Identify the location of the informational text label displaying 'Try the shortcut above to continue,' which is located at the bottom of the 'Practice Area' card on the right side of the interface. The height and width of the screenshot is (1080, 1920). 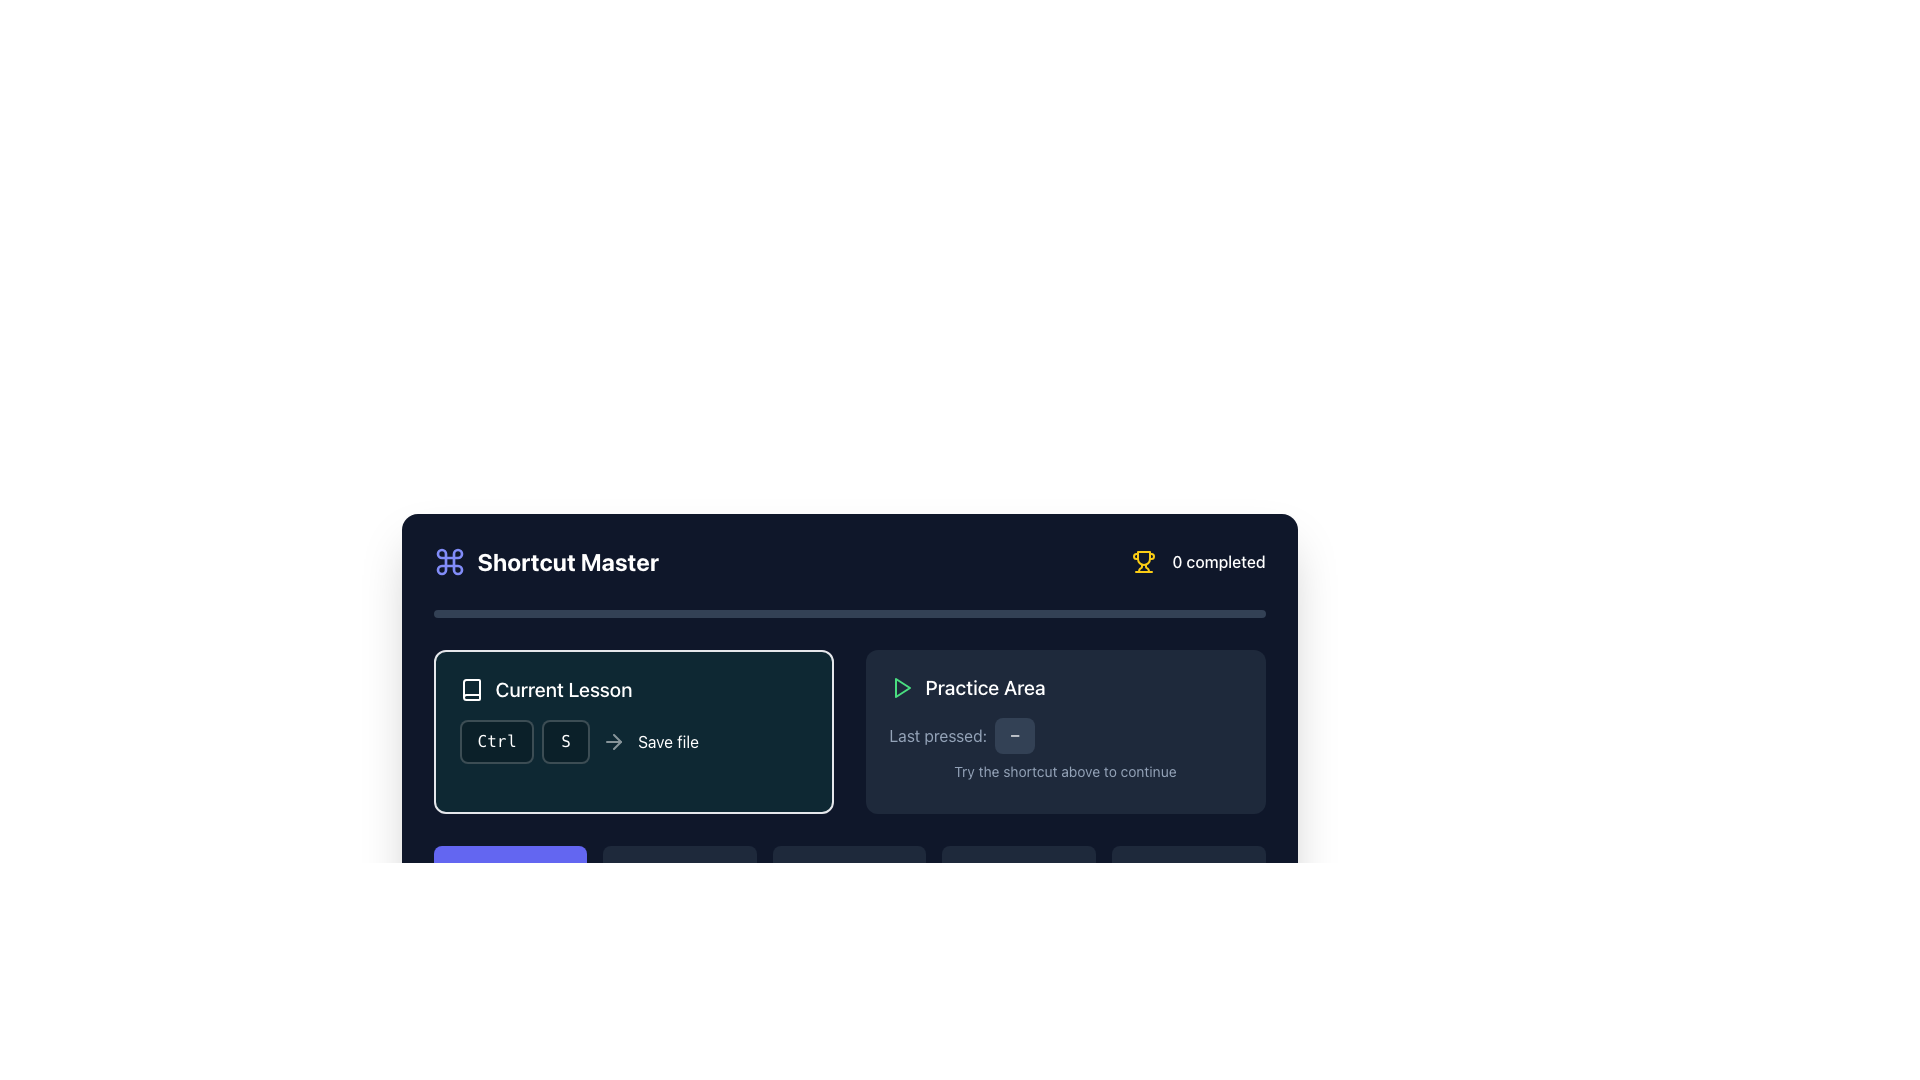
(1064, 770).